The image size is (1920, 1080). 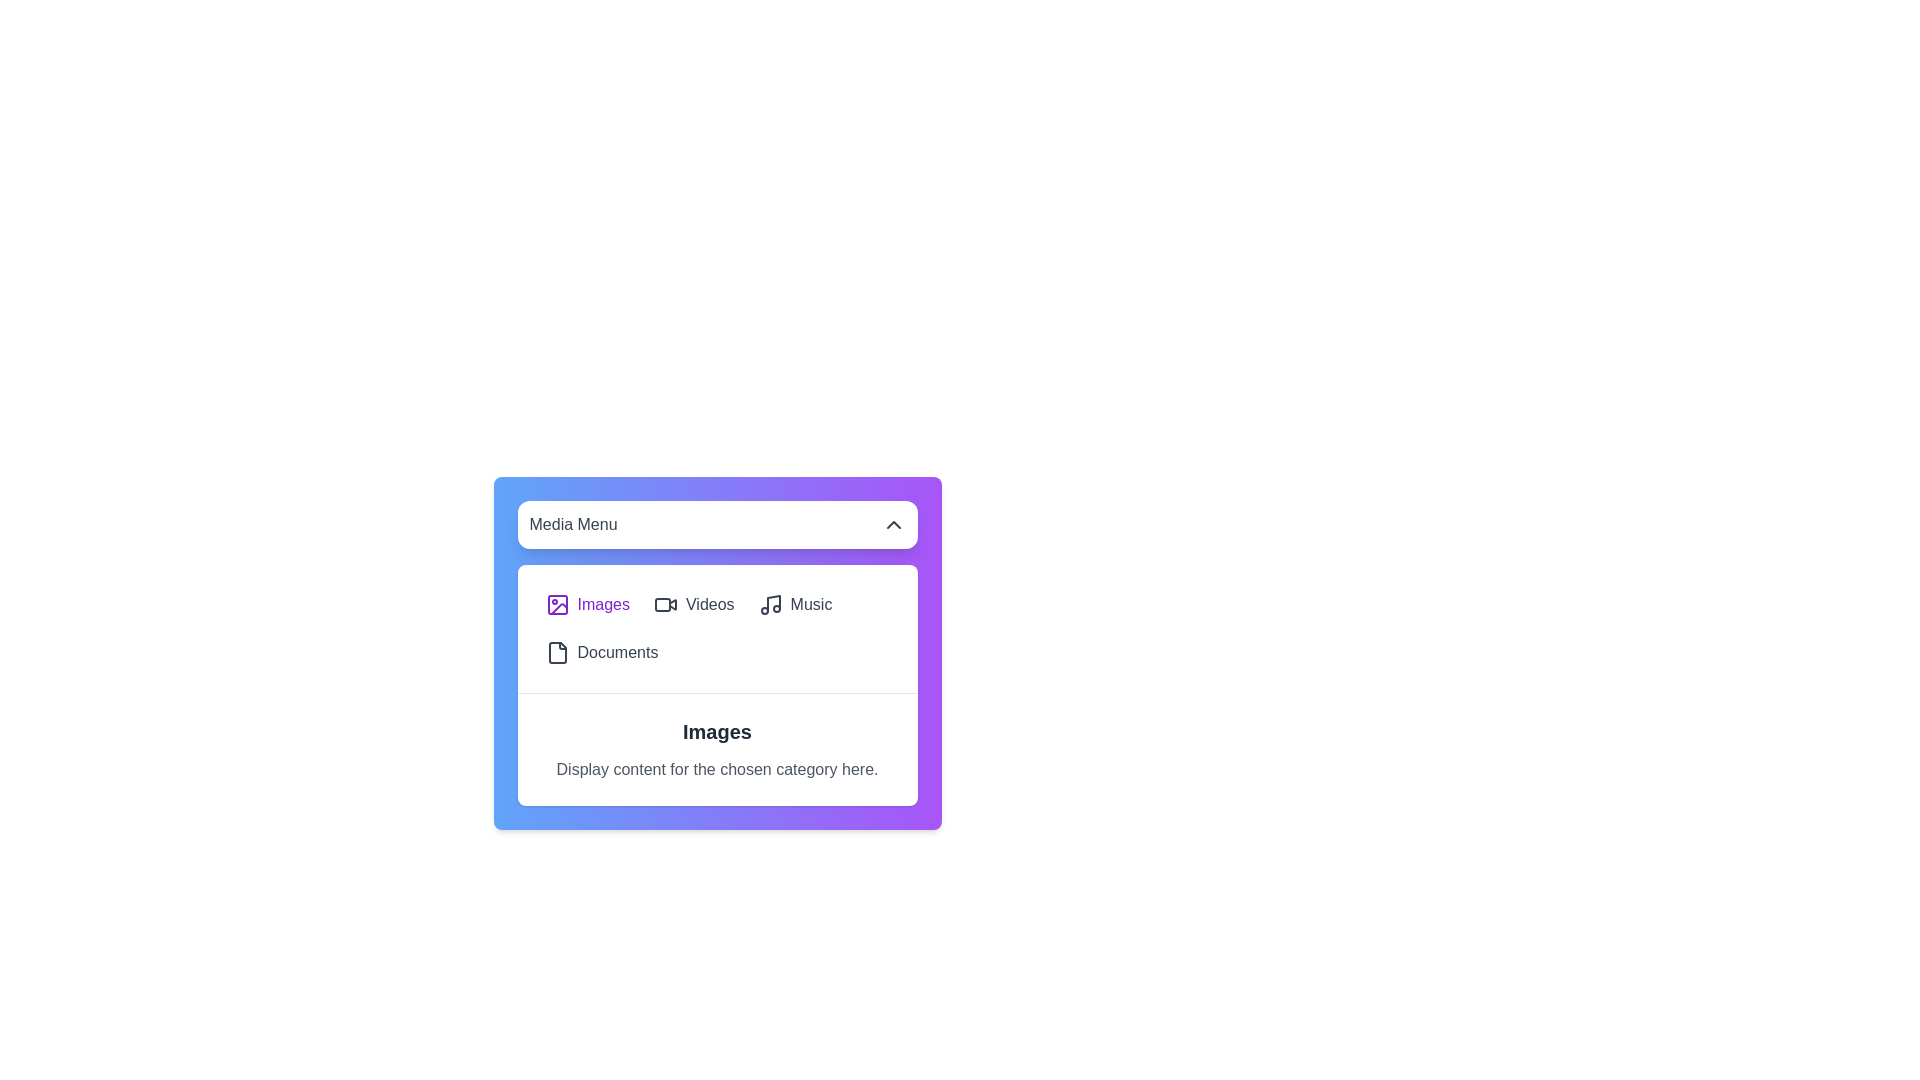 What do you see at coordinates (769, 604) in the screenshot?
I see `the small musical note icon located in the 'Music' option of the menu` at bounding box center [769, 604].